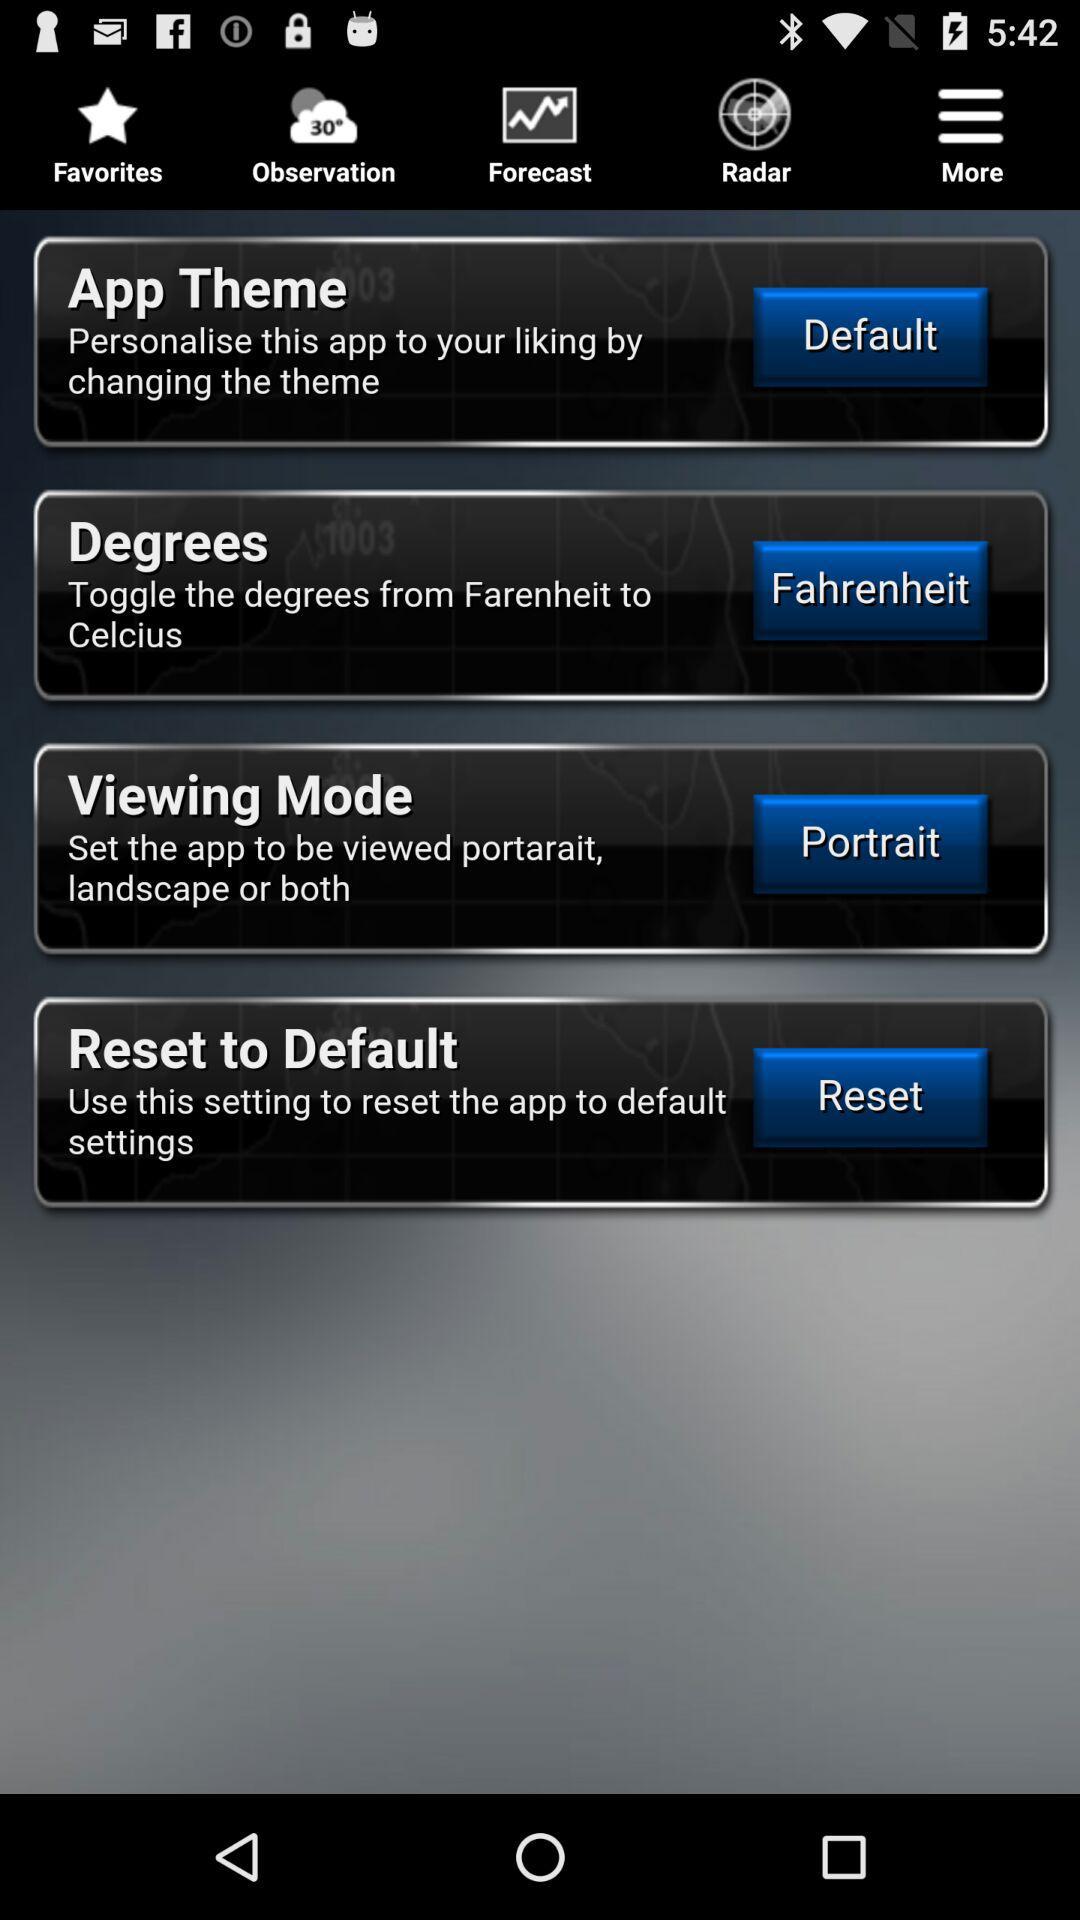 The width and height of the screenshot is (1080, 1920). I want to click on settings display field, so click(540, 994).